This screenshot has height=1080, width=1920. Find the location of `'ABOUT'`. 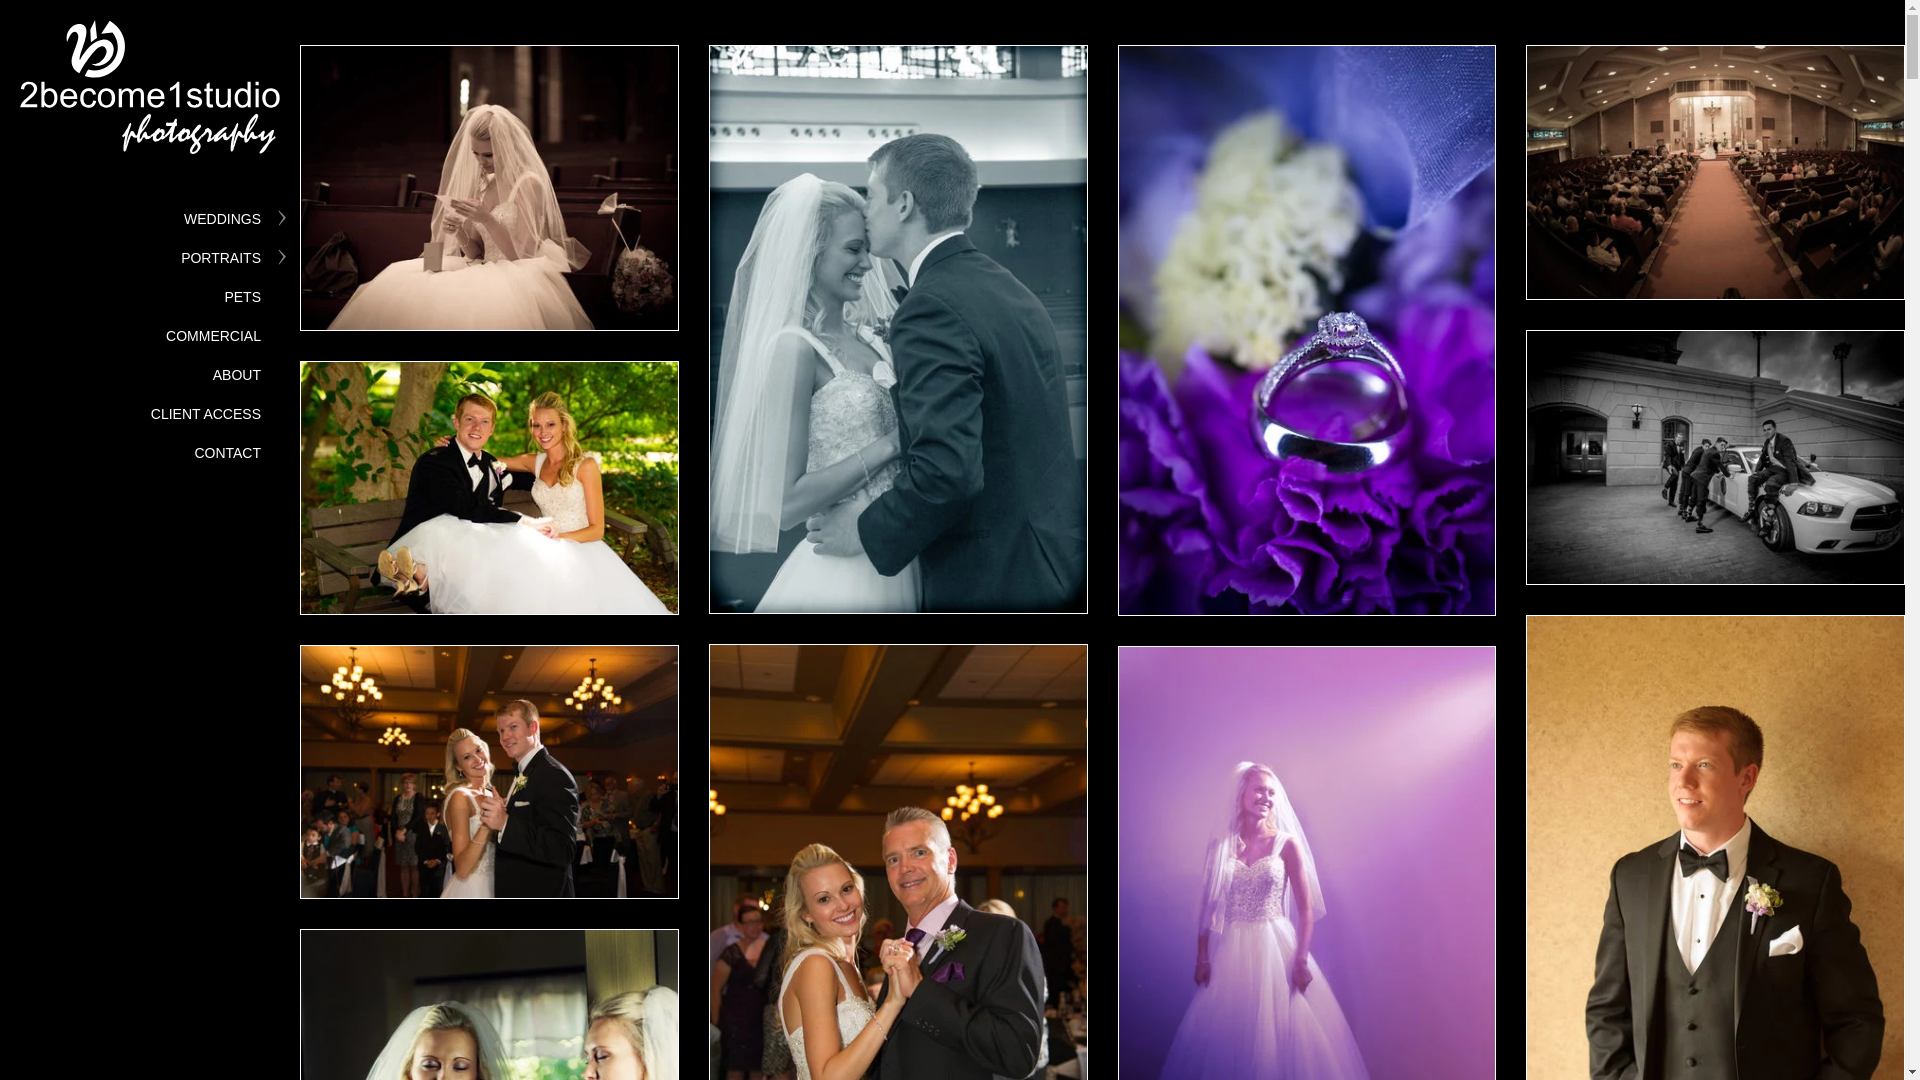

'ABOUT' is located at coordinates (236, 374).